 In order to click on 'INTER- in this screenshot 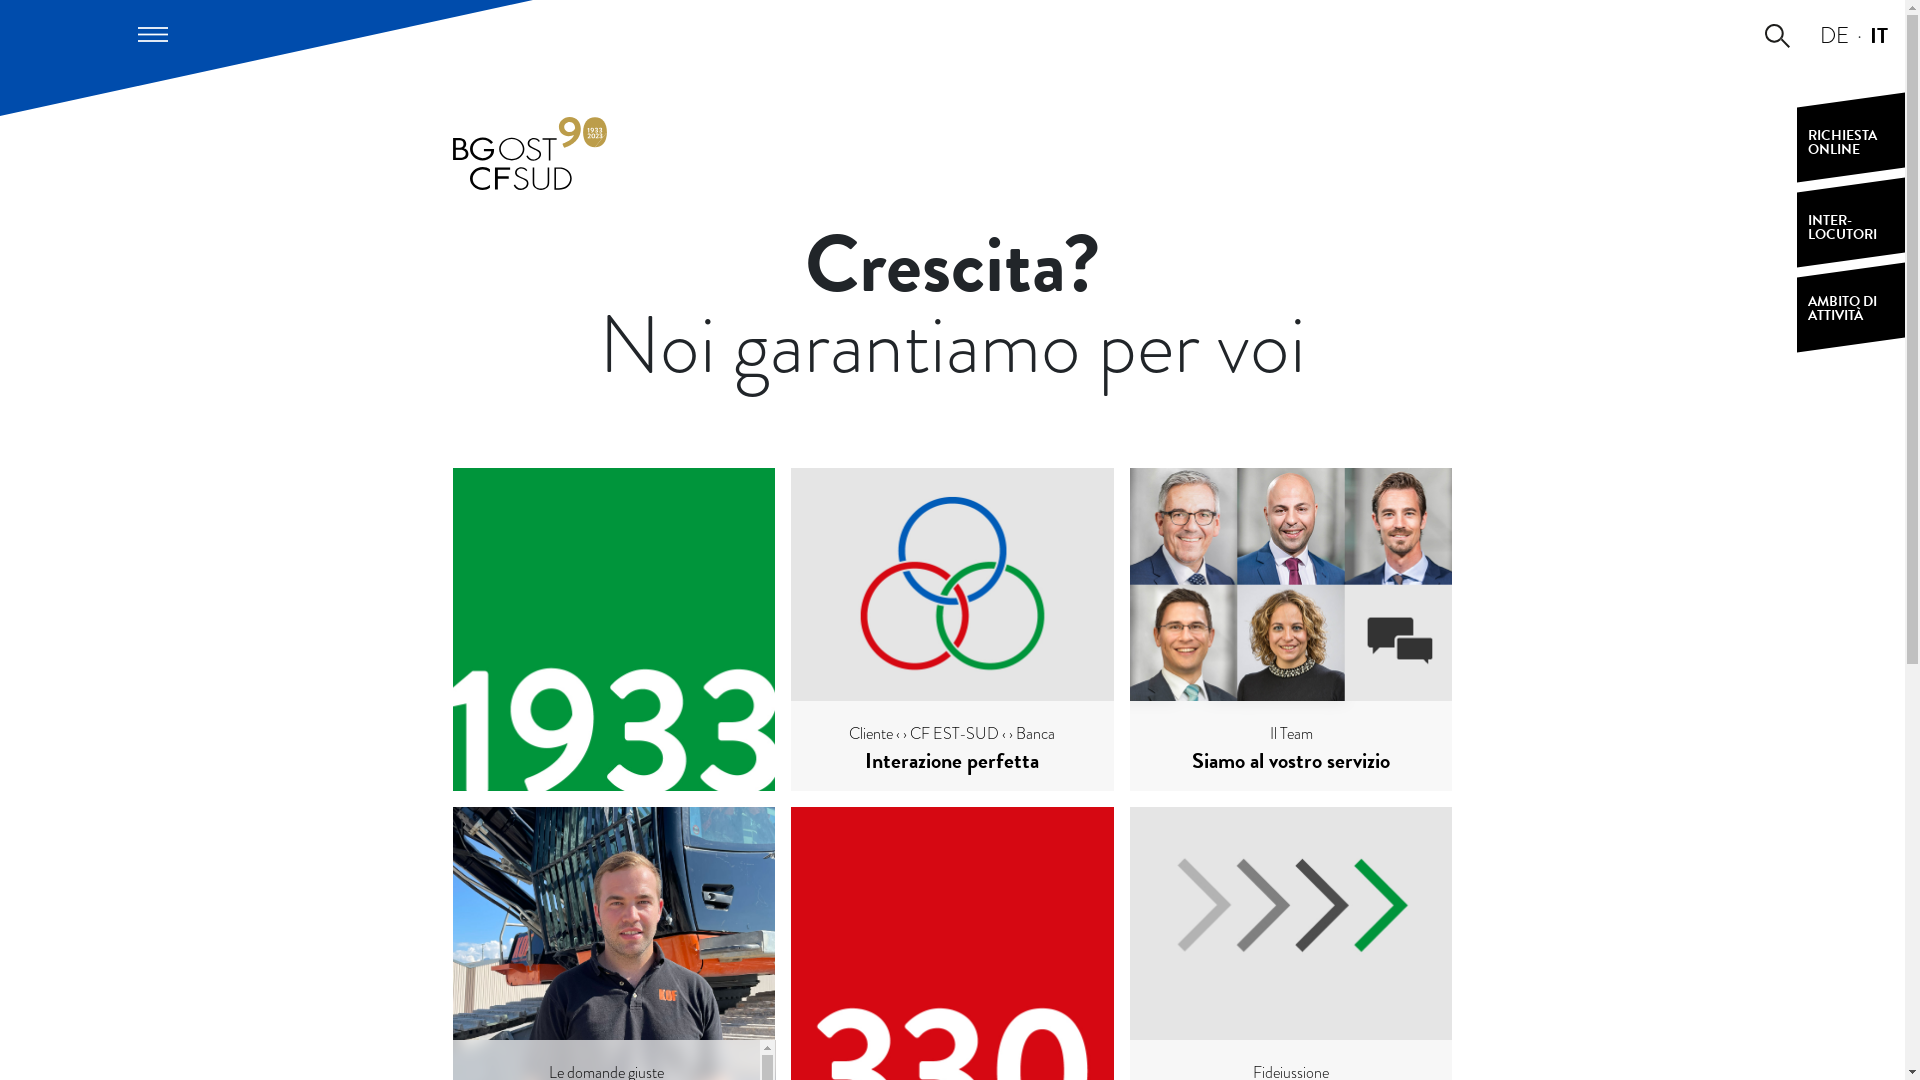, I will do `click(1850, 222)`.